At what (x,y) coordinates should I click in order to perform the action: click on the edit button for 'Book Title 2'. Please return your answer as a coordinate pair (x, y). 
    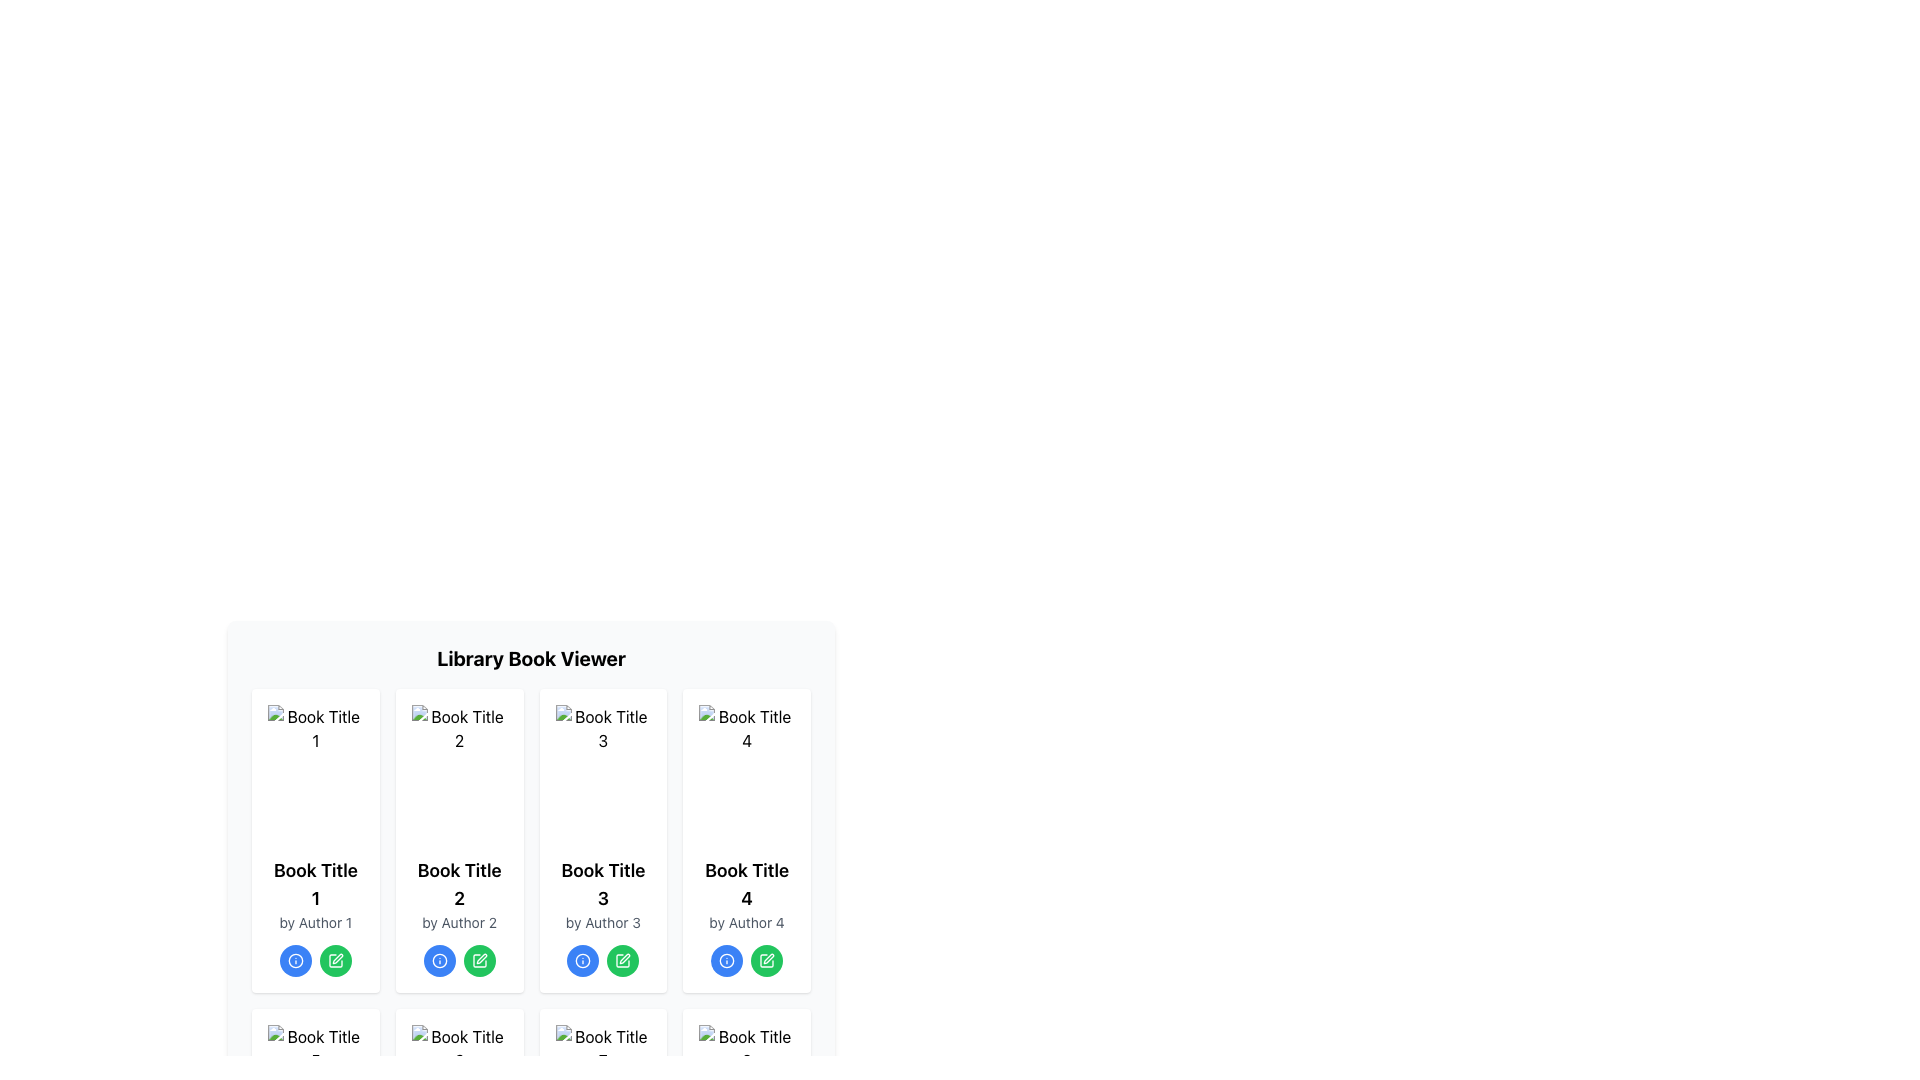
    Looking at the image, I should click on (478, 959).